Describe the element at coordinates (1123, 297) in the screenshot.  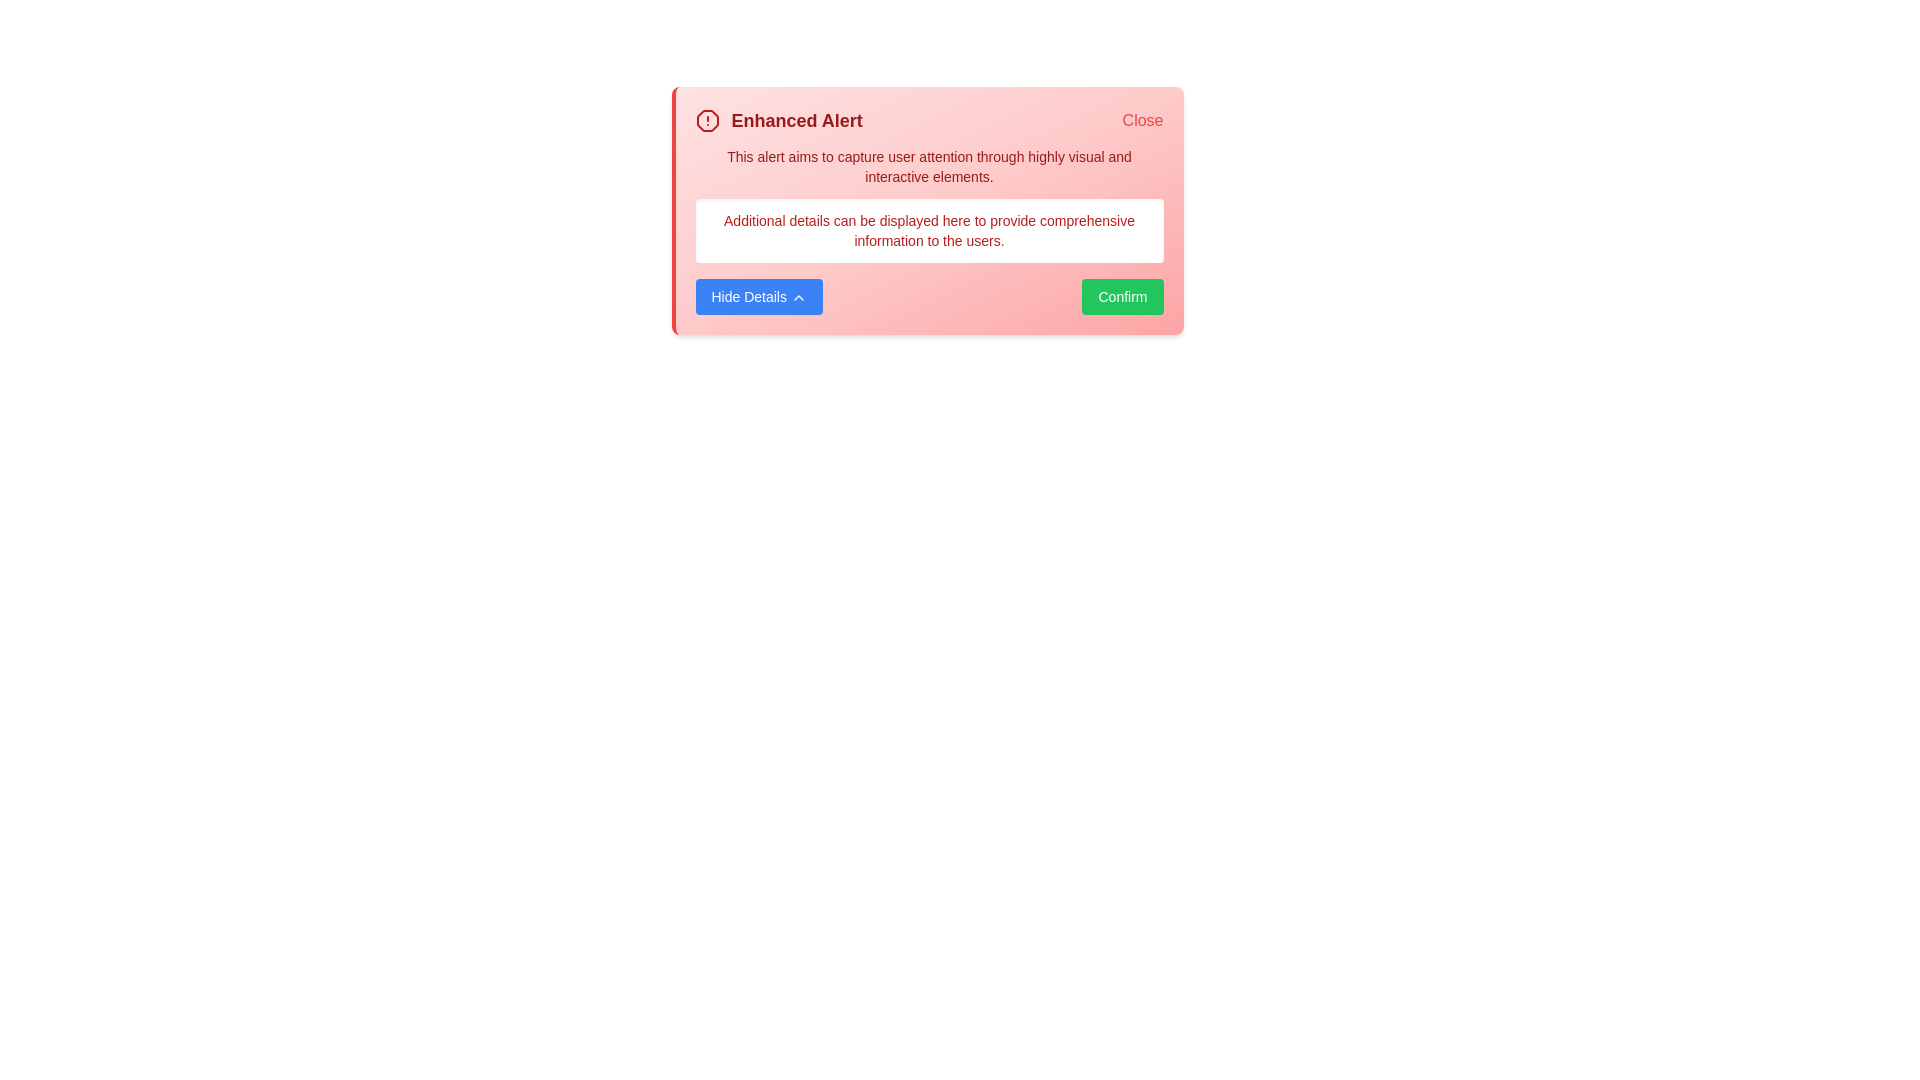
I see `the 'Confirm' button to confirm the action` at that location.